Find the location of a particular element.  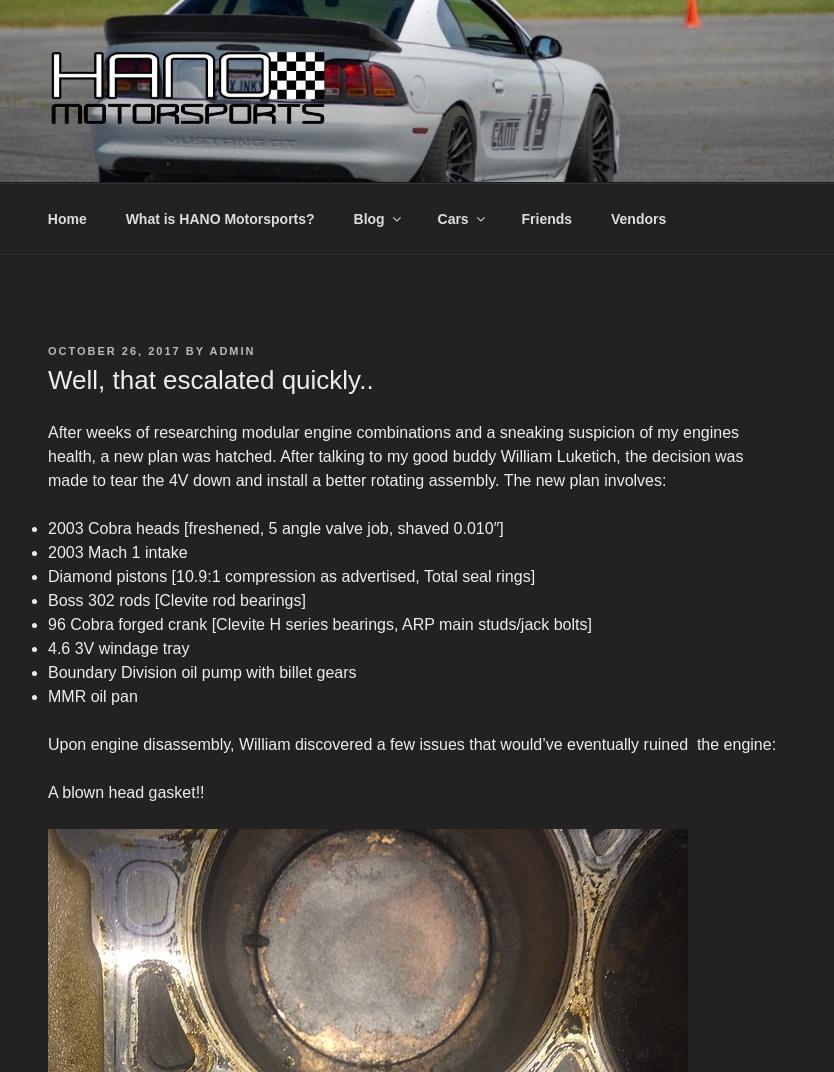

'96 Cobra forged crank [Clevite H series bearings, ARP main studs/jack bolts]' is located at coordinates (319, 624).